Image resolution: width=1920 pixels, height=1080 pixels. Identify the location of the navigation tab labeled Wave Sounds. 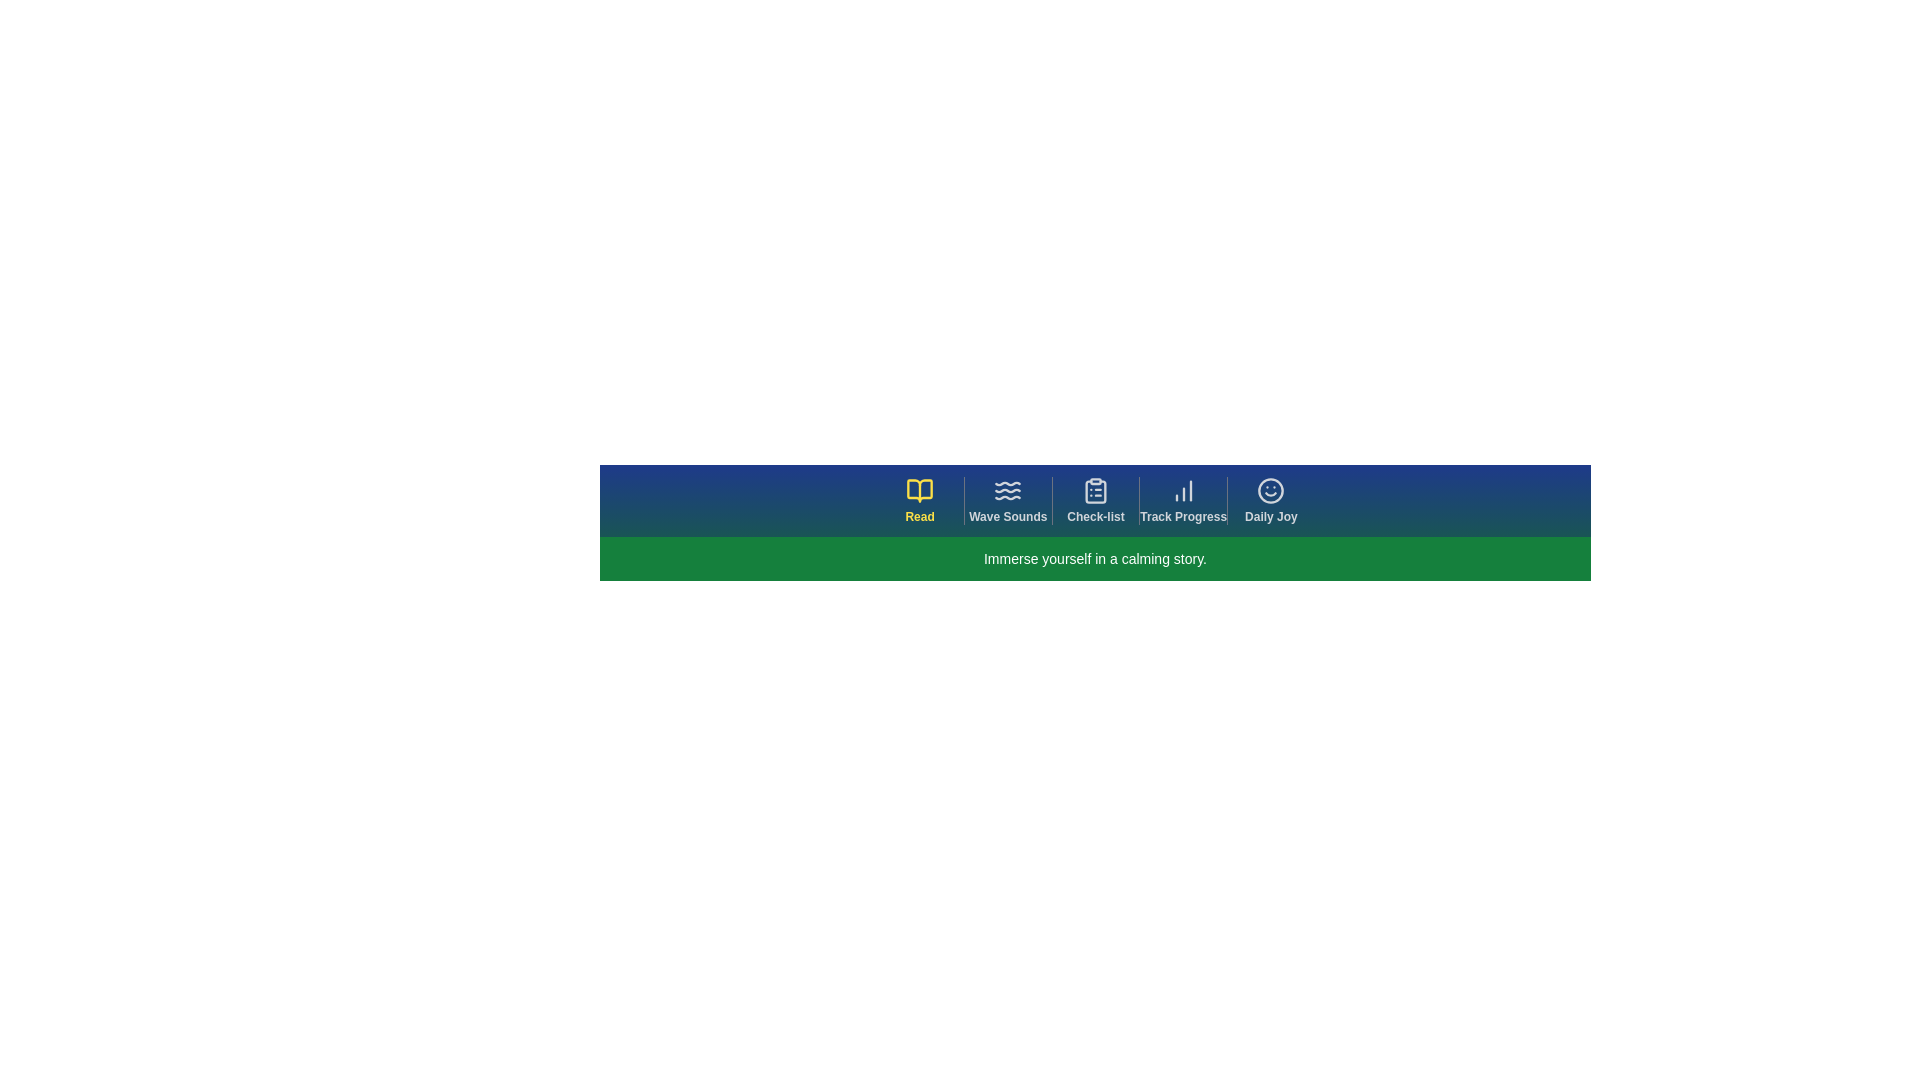
(1007, 500).